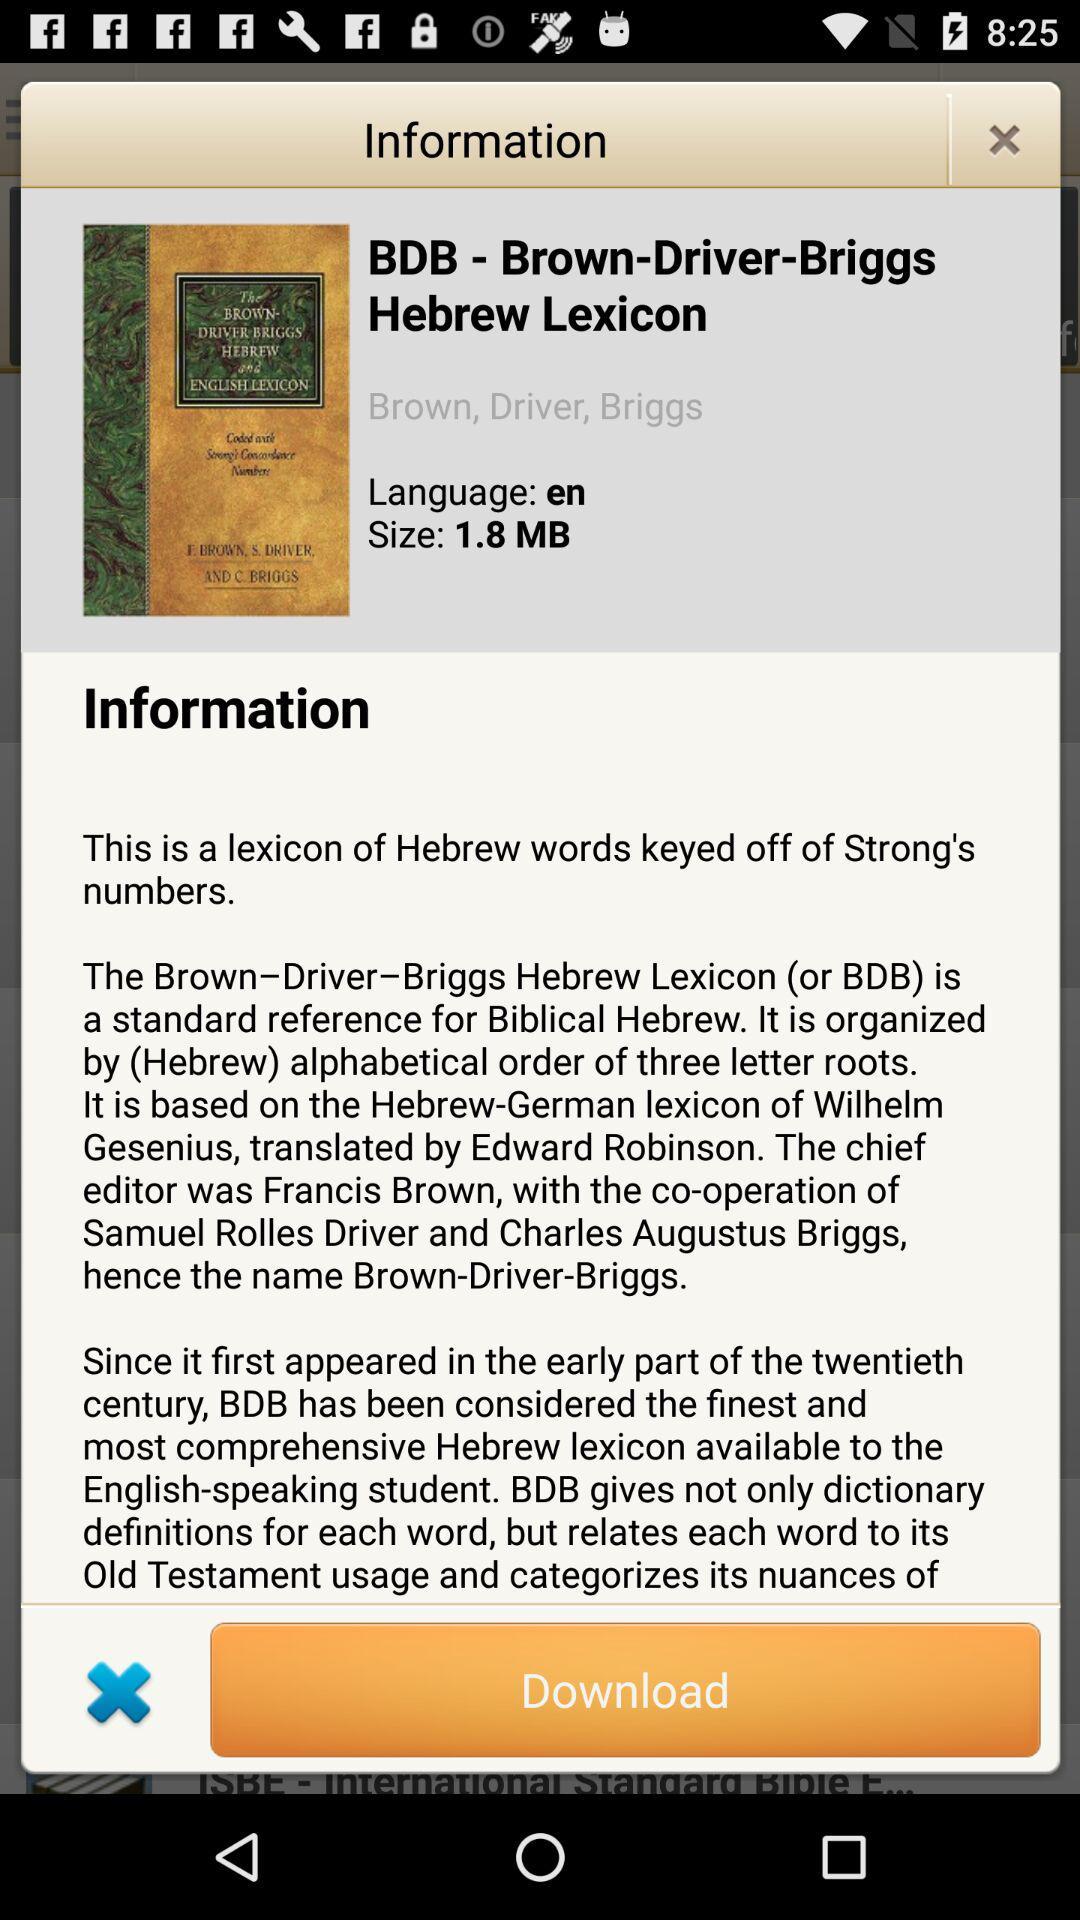 This screenshot has width=1080, height=1920. I want to click on the close icon, so click(1004, 149).